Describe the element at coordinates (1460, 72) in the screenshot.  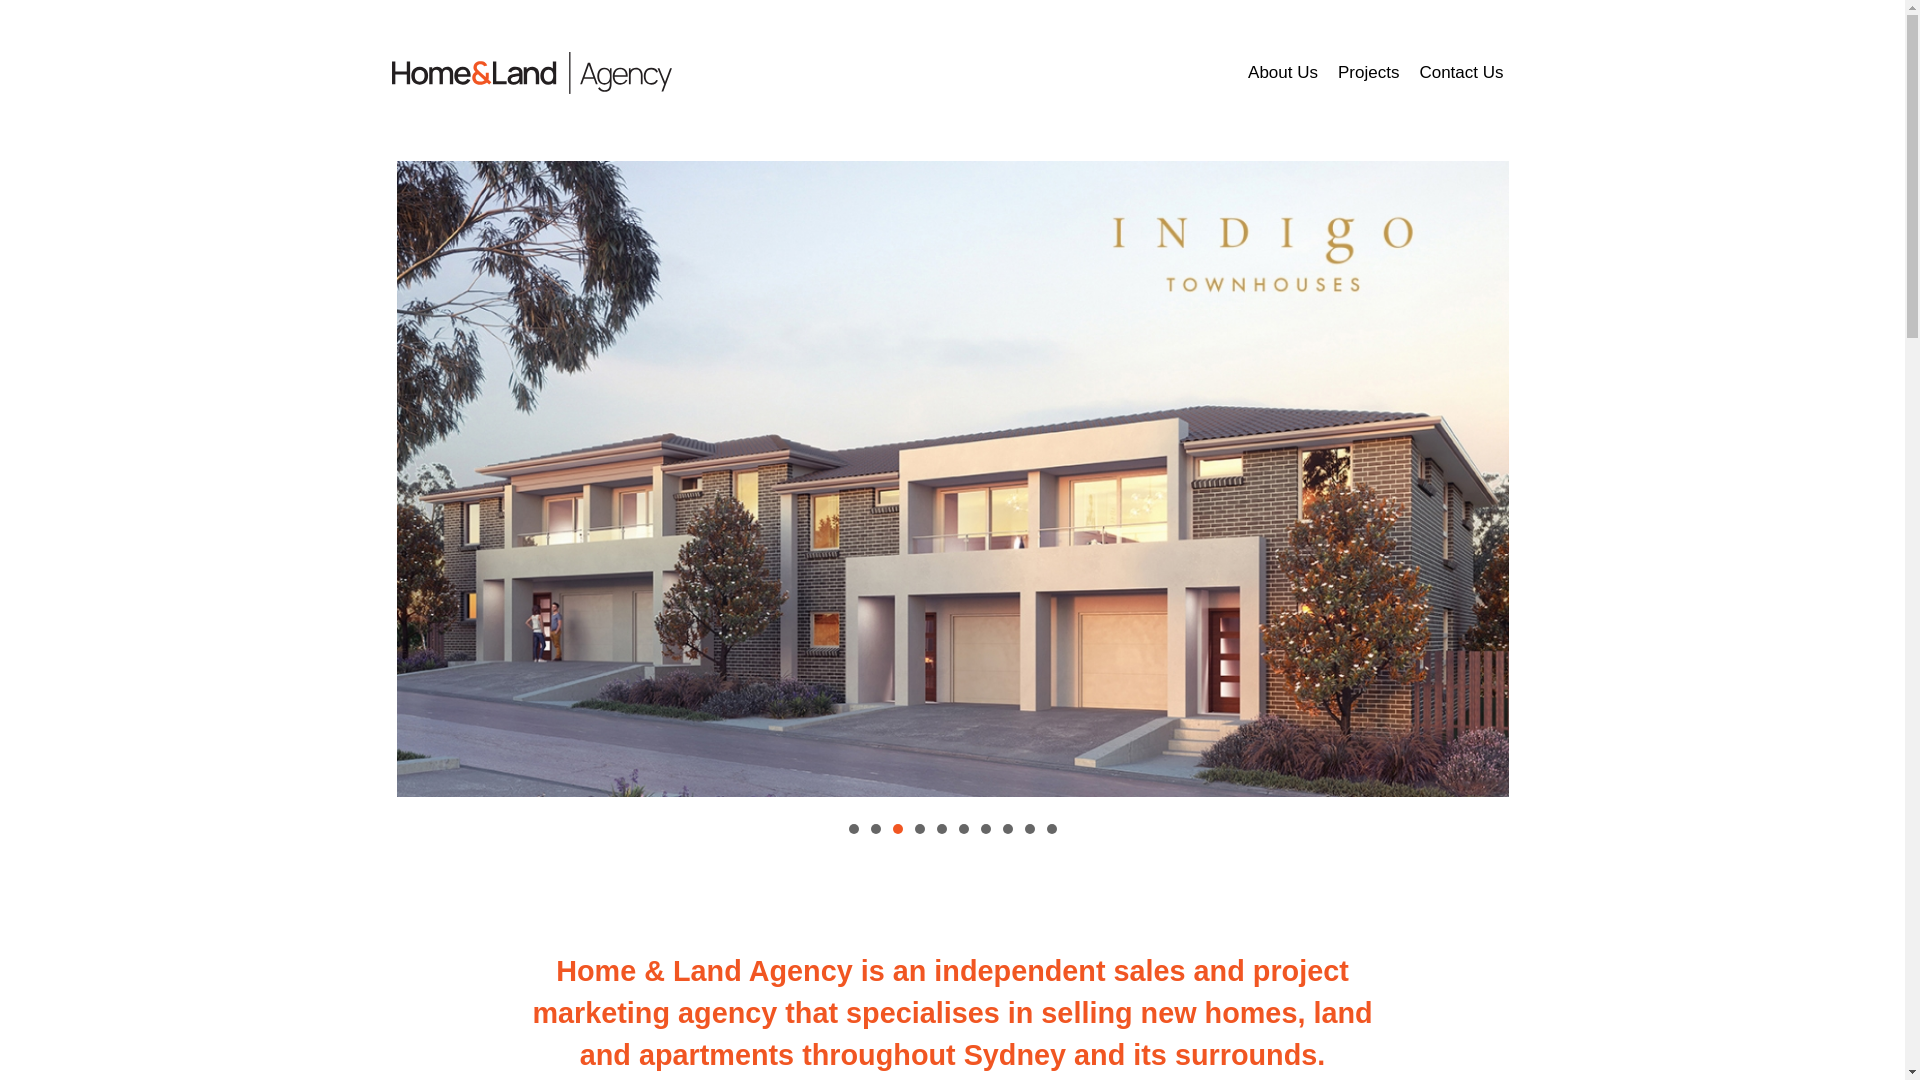
I see `'Contact Us'` at that location.